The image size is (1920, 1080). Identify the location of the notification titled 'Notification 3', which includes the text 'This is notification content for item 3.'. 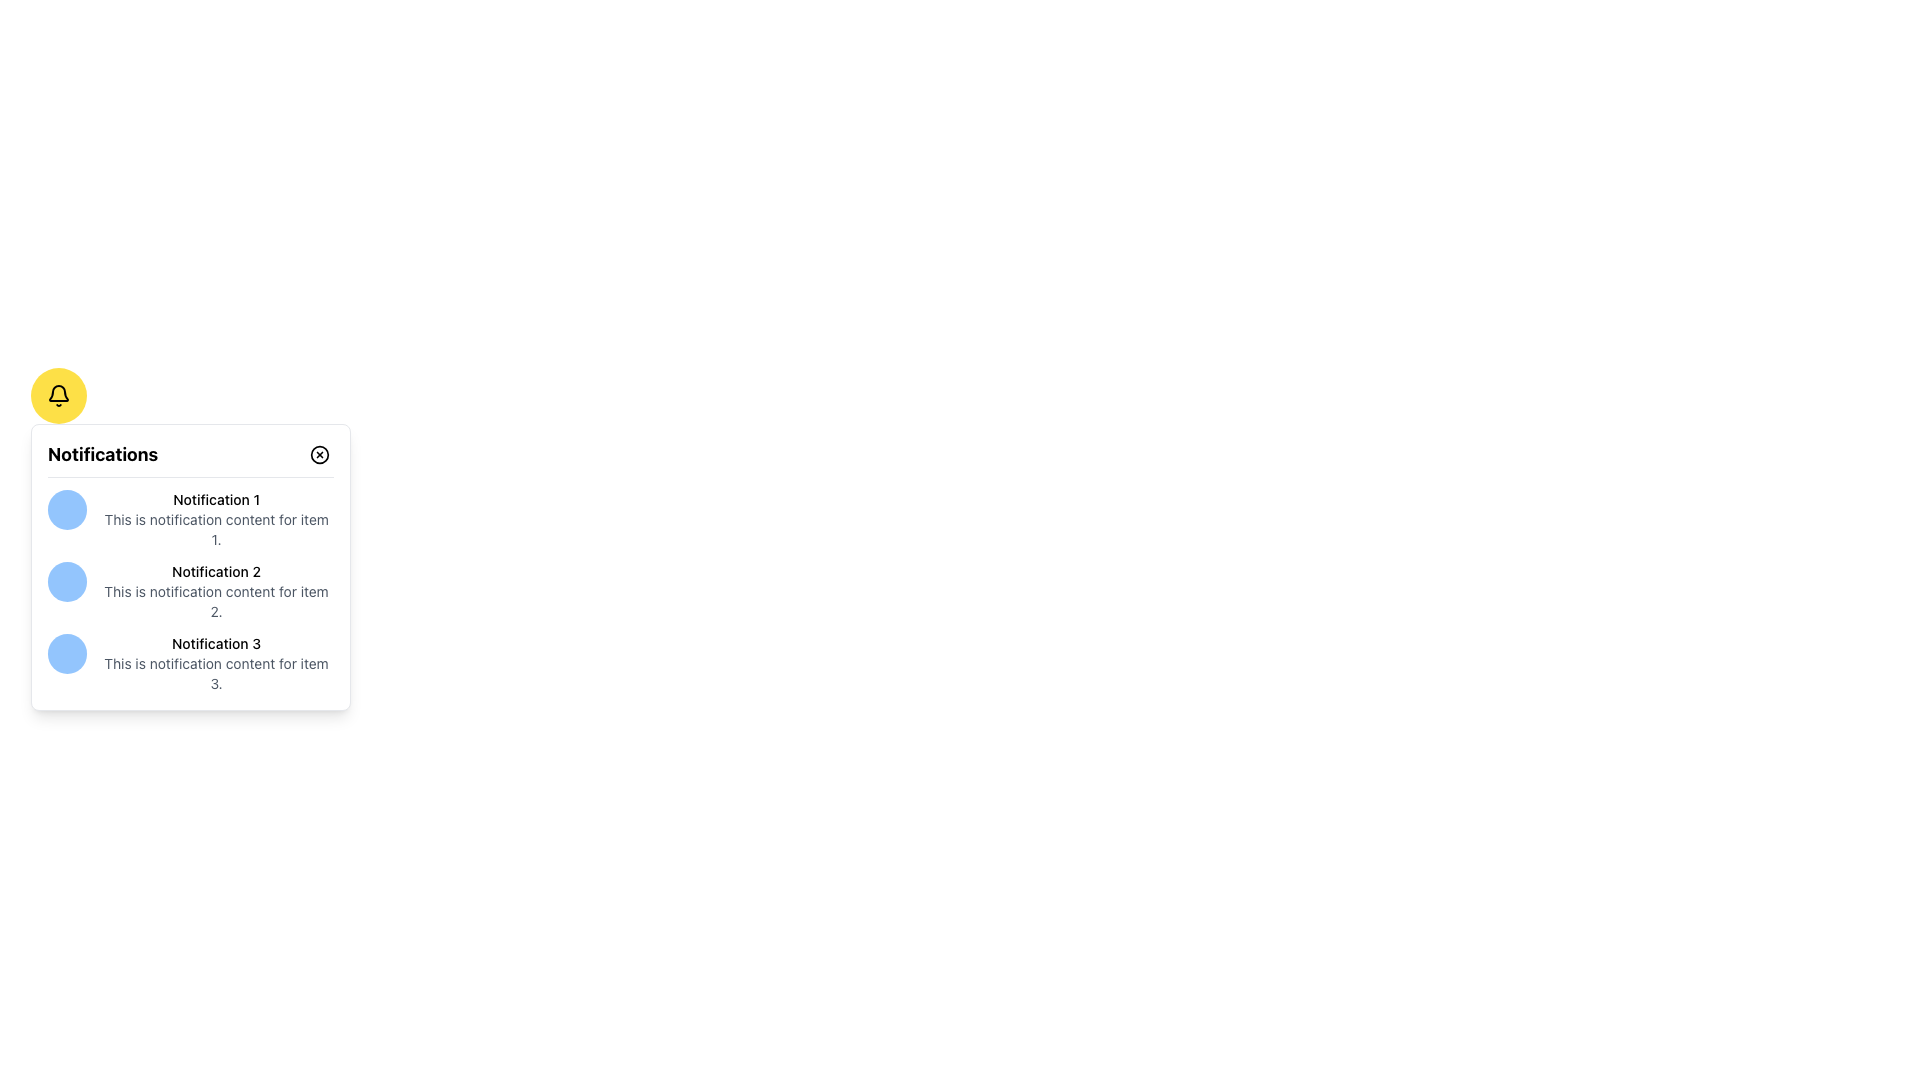
(216, 663).